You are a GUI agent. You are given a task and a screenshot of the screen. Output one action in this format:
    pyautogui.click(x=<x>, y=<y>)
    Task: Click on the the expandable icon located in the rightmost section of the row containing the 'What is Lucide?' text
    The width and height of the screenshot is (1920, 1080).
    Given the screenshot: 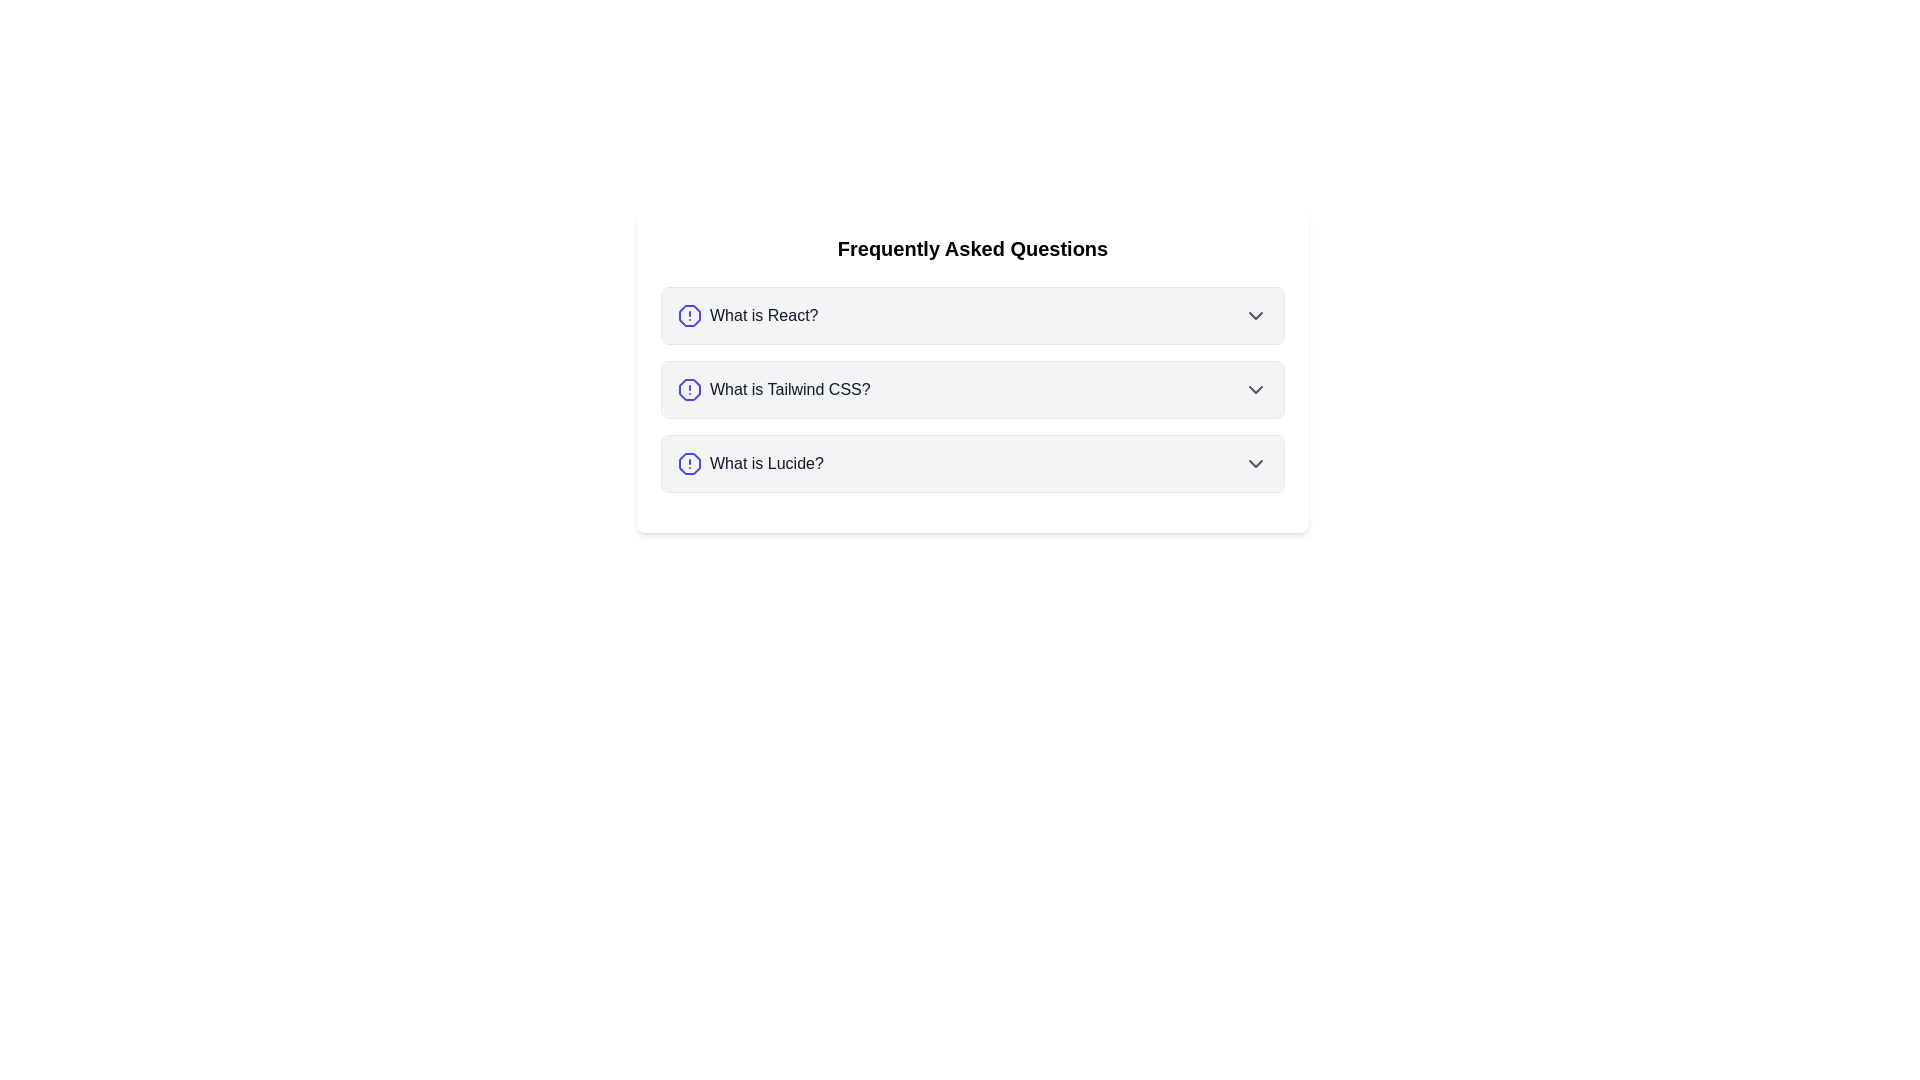 What is the action you would take?
    pyautogui.click(x=1255, y=463)
    